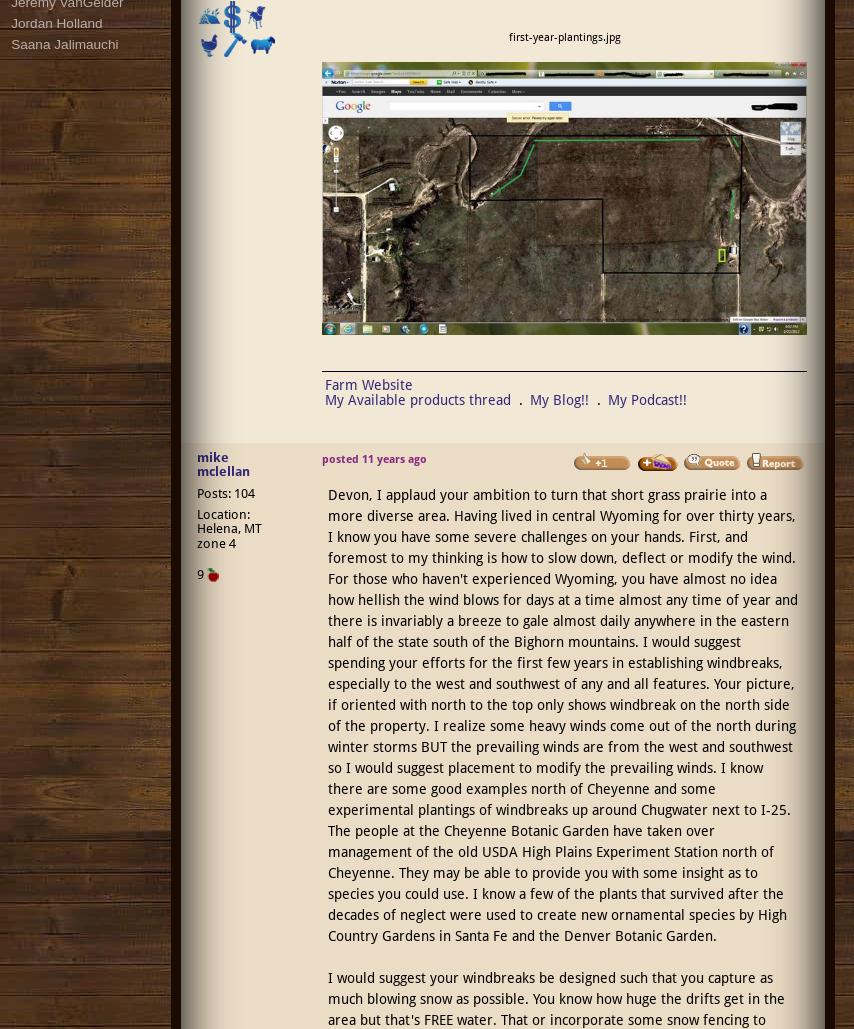 The image size is (854, 1029). I want to click on 'My Blog!!', so click(560, 398).